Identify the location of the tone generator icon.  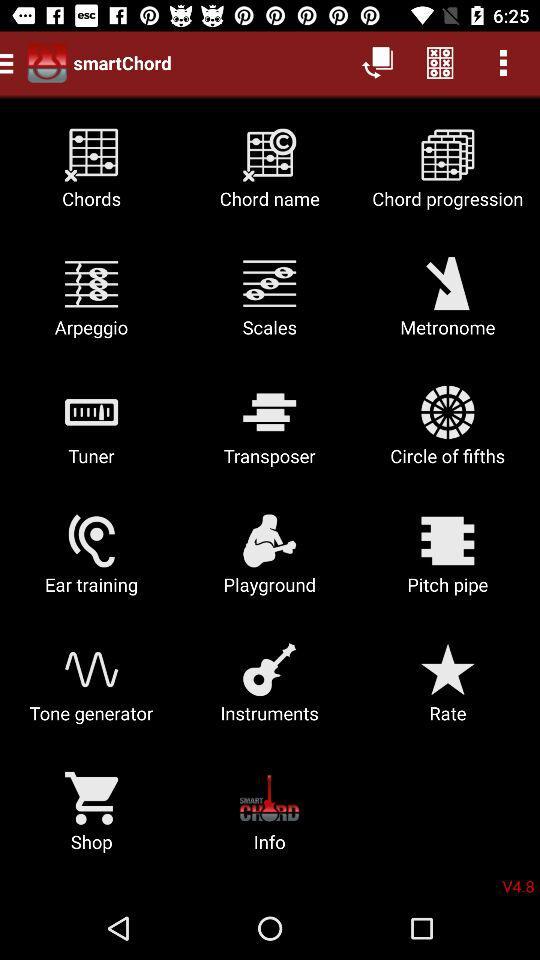
(90, 690).